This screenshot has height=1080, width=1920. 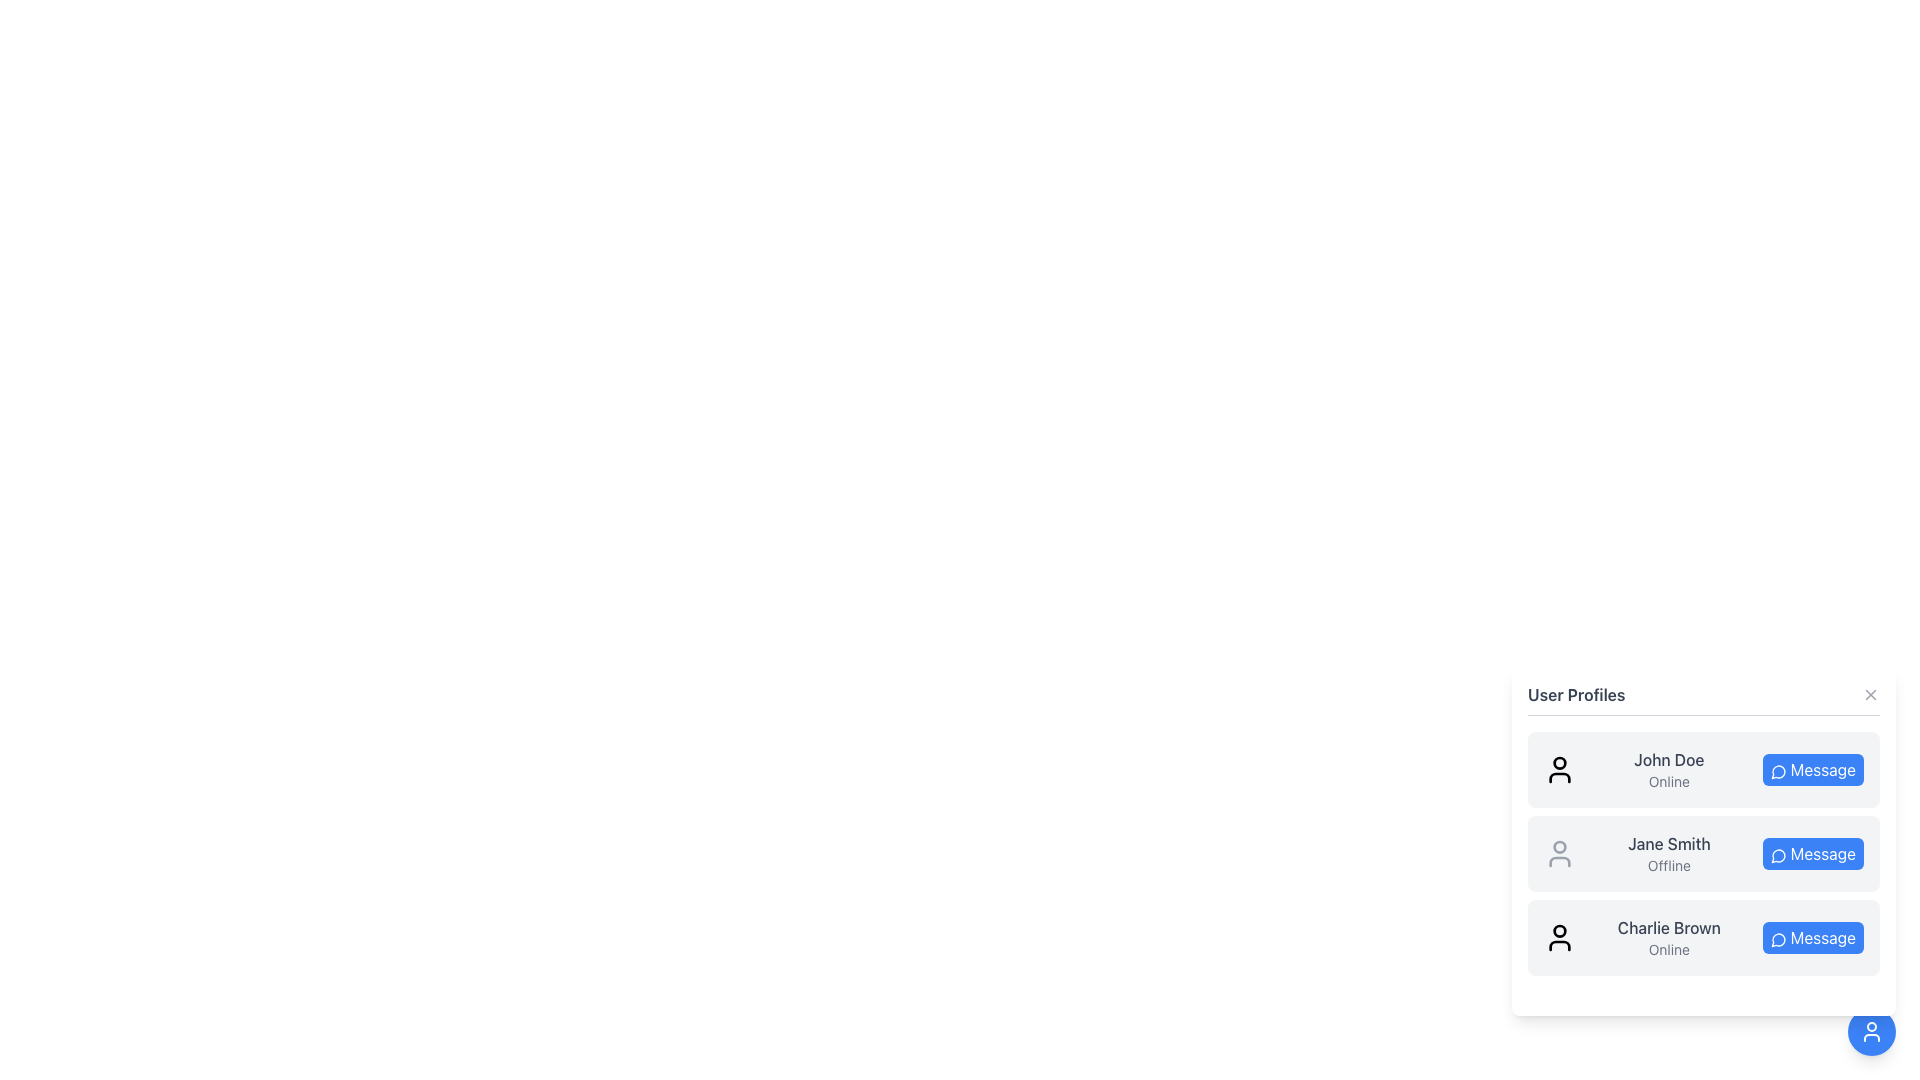 What do you see at coordinates (1703, 937) in the screenshot?
I see `the 'Message' button on the third User Profile Card in the vertically stacked list, located below 'John Doe' and 'Jane Smith'` at bounding box center [1703, 937].